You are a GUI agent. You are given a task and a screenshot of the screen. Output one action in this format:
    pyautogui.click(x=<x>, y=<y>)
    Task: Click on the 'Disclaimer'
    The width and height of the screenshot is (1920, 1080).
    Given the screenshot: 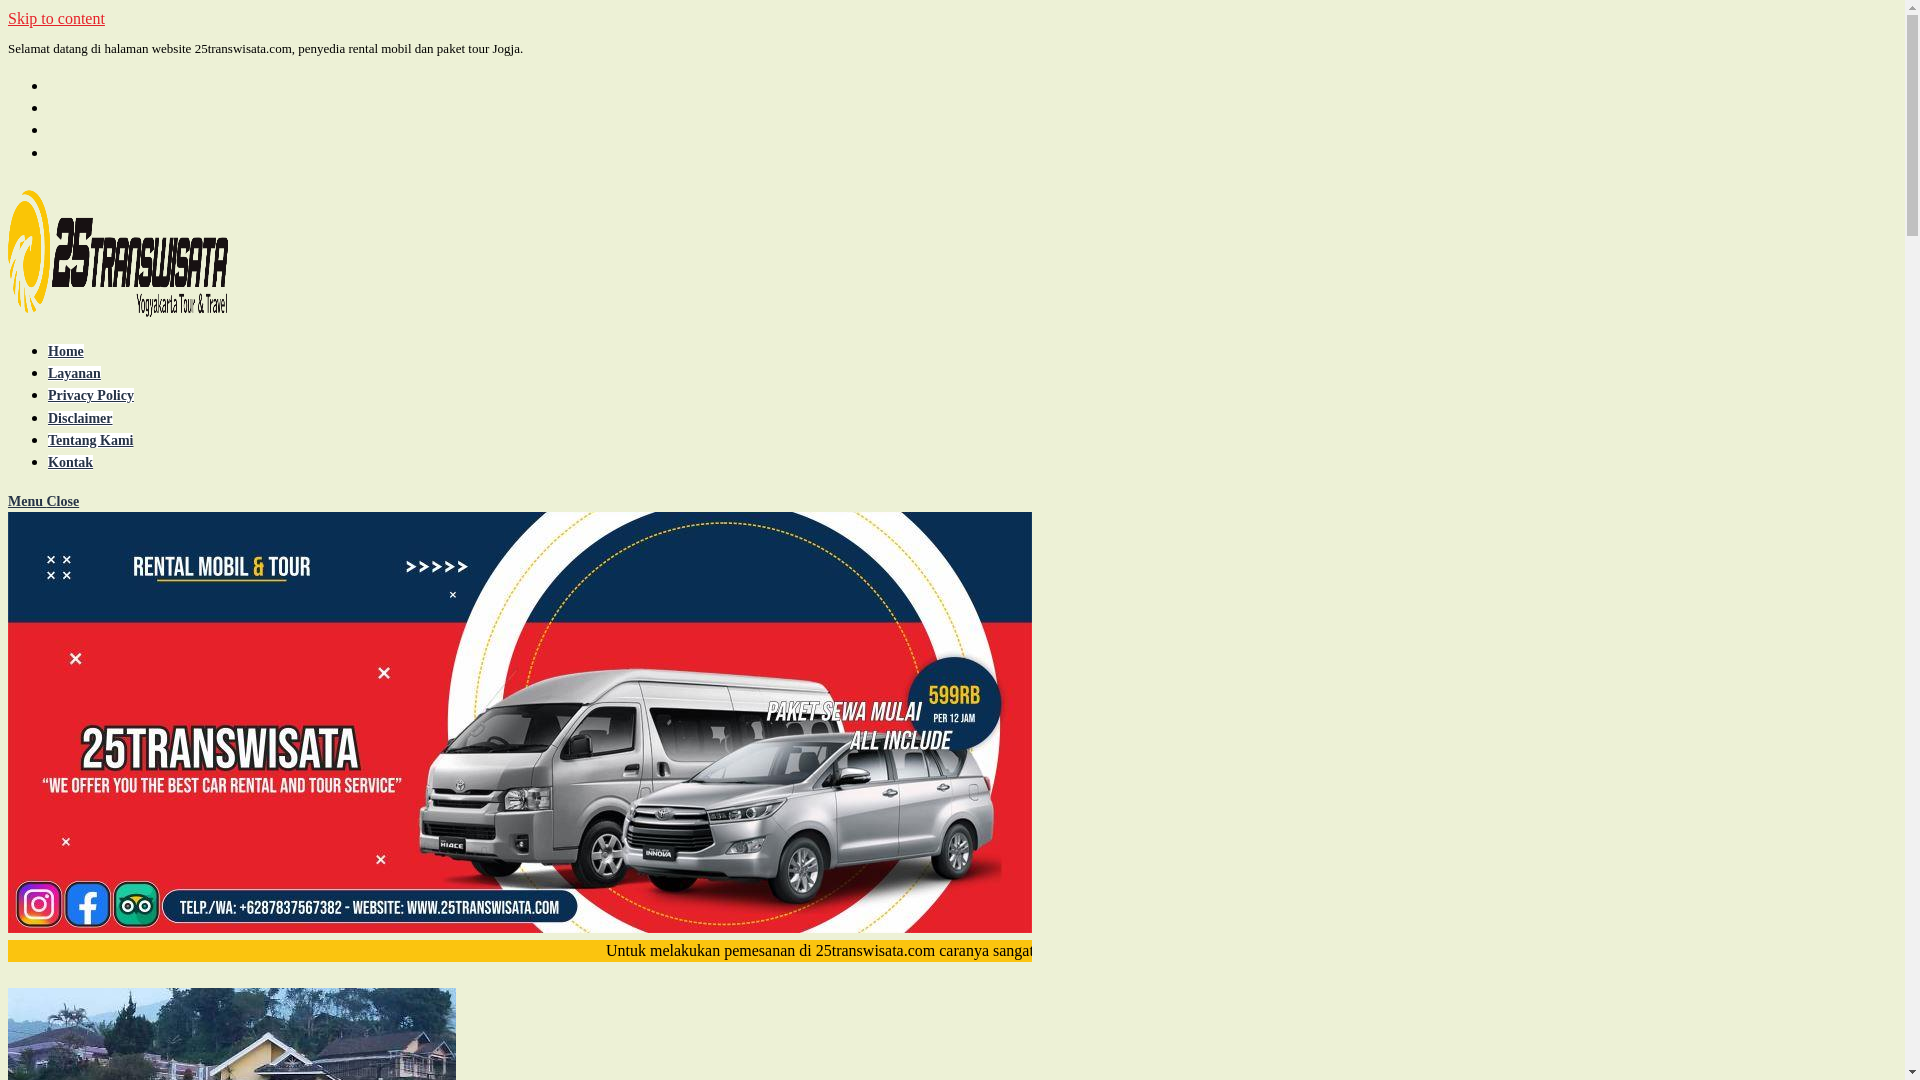 What is the action you would take?
    pyautogui.click(x=80, y=417)
    